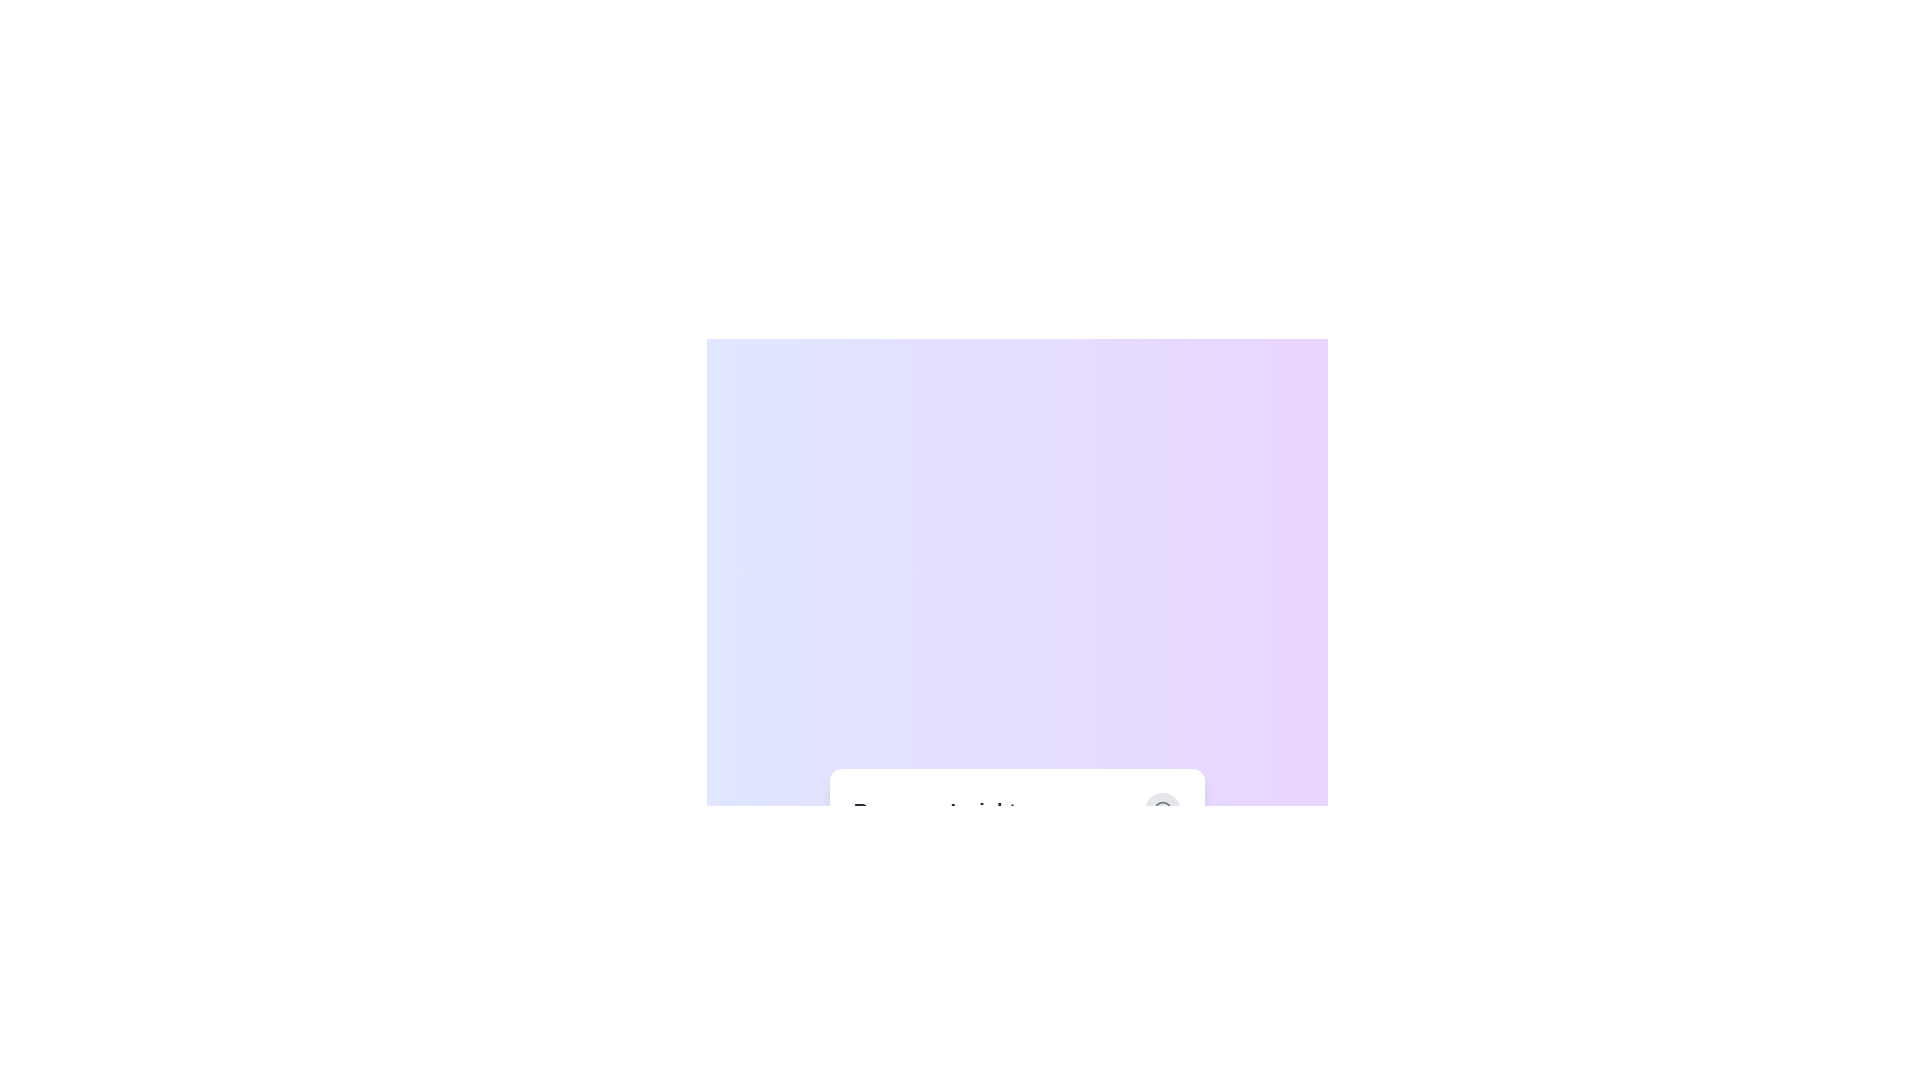 This screenshot has height=1080, width=1920. I want to click on the information Icon button located in the top right corner of the white bottom card, so click(1163, 810).